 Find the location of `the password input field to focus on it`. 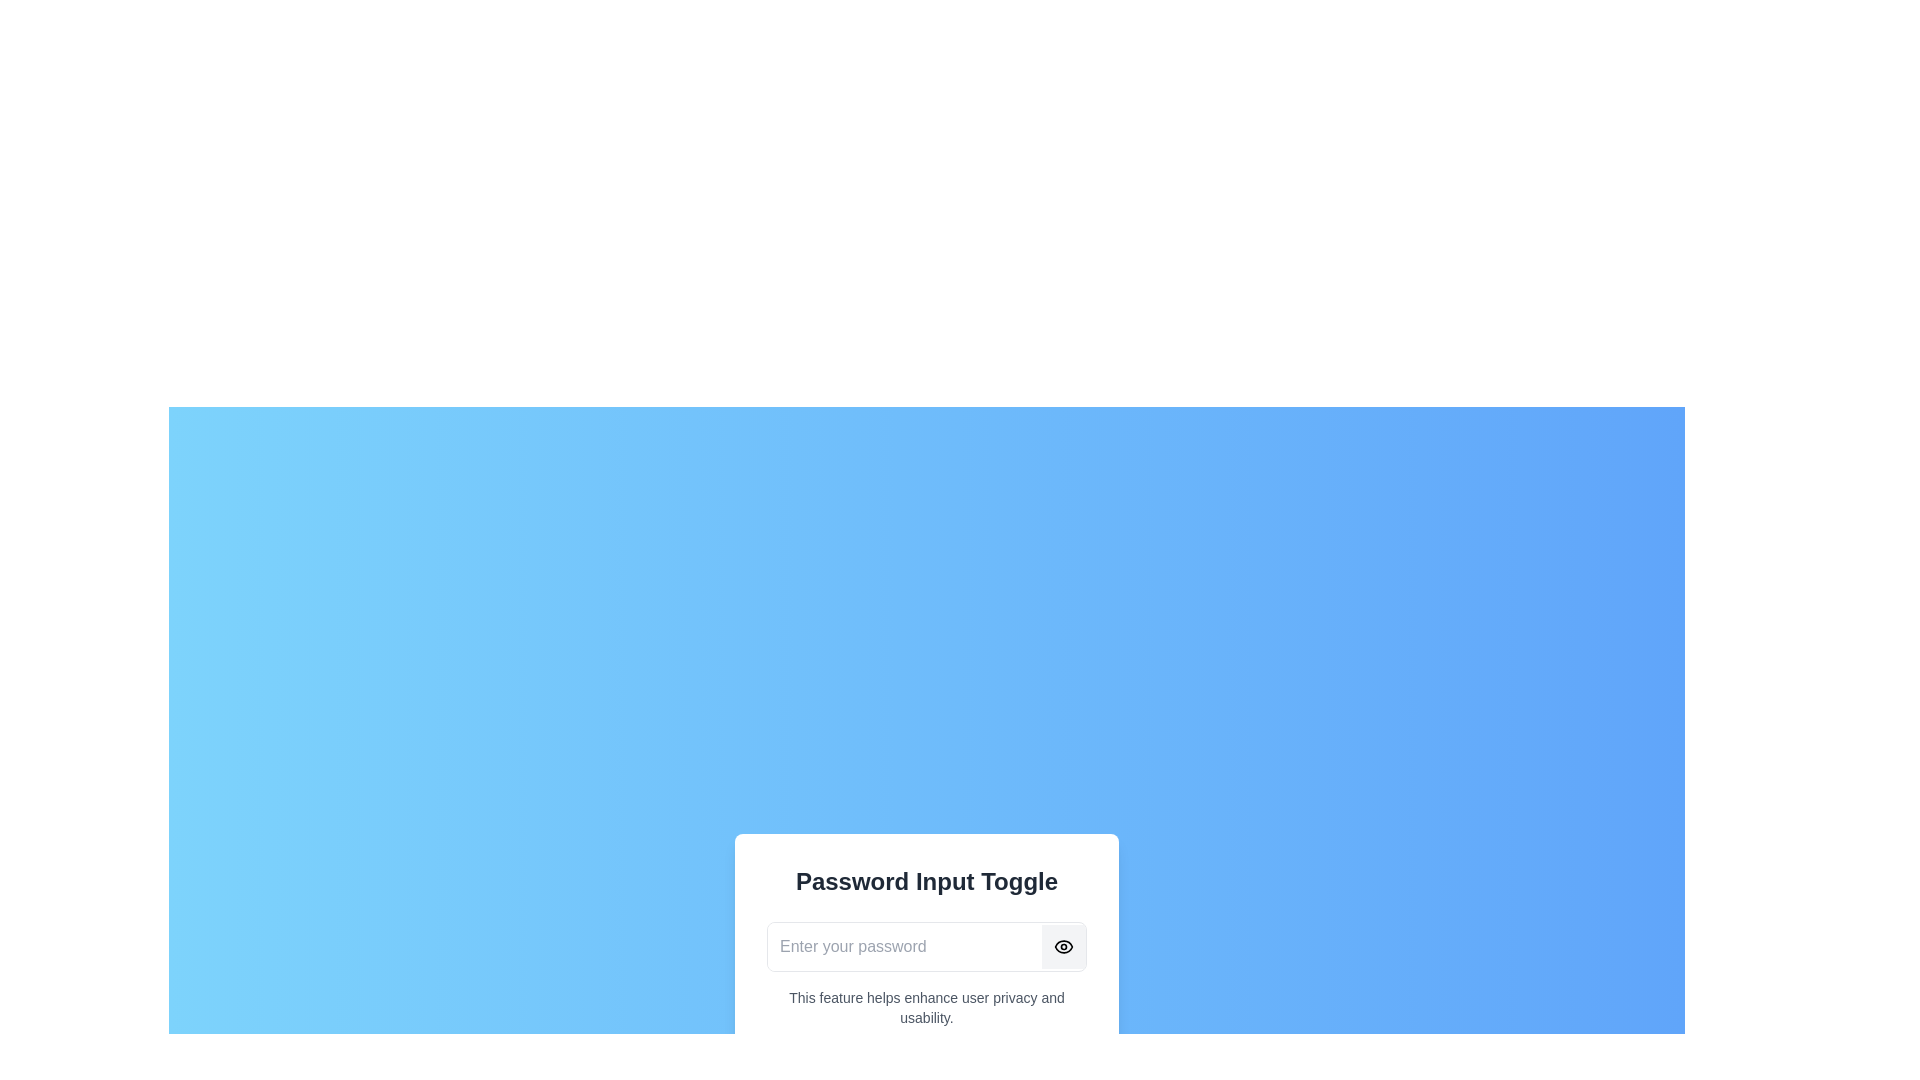

the password input field to focus on it is located at coordinates (904, 946).